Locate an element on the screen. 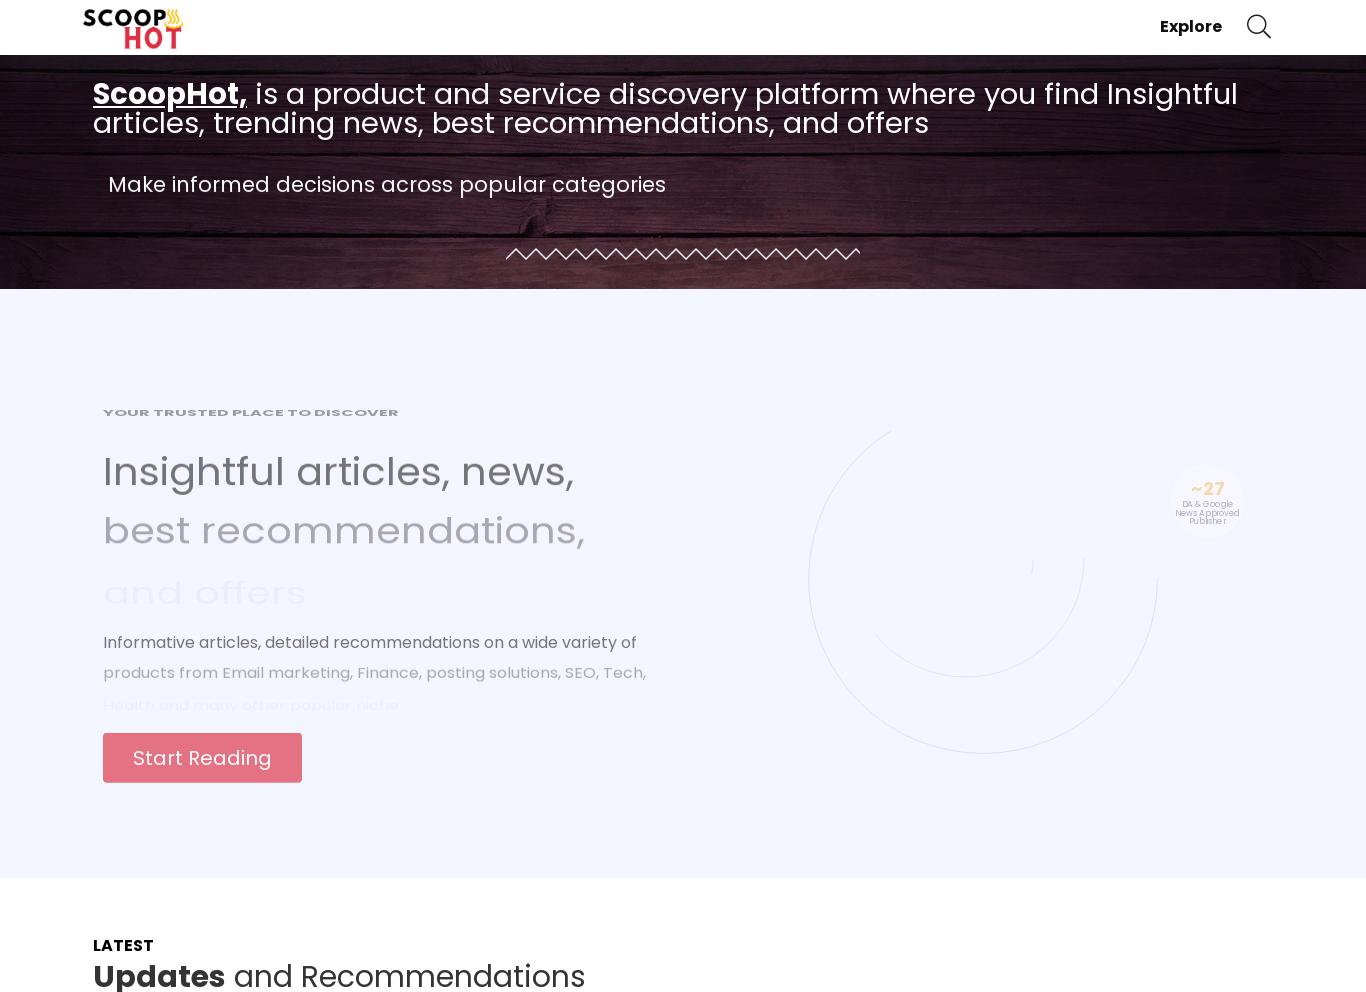 This screenshot has height=992, width=1366. 'Health and many other popular niche' is located at coordinates (250, 686).